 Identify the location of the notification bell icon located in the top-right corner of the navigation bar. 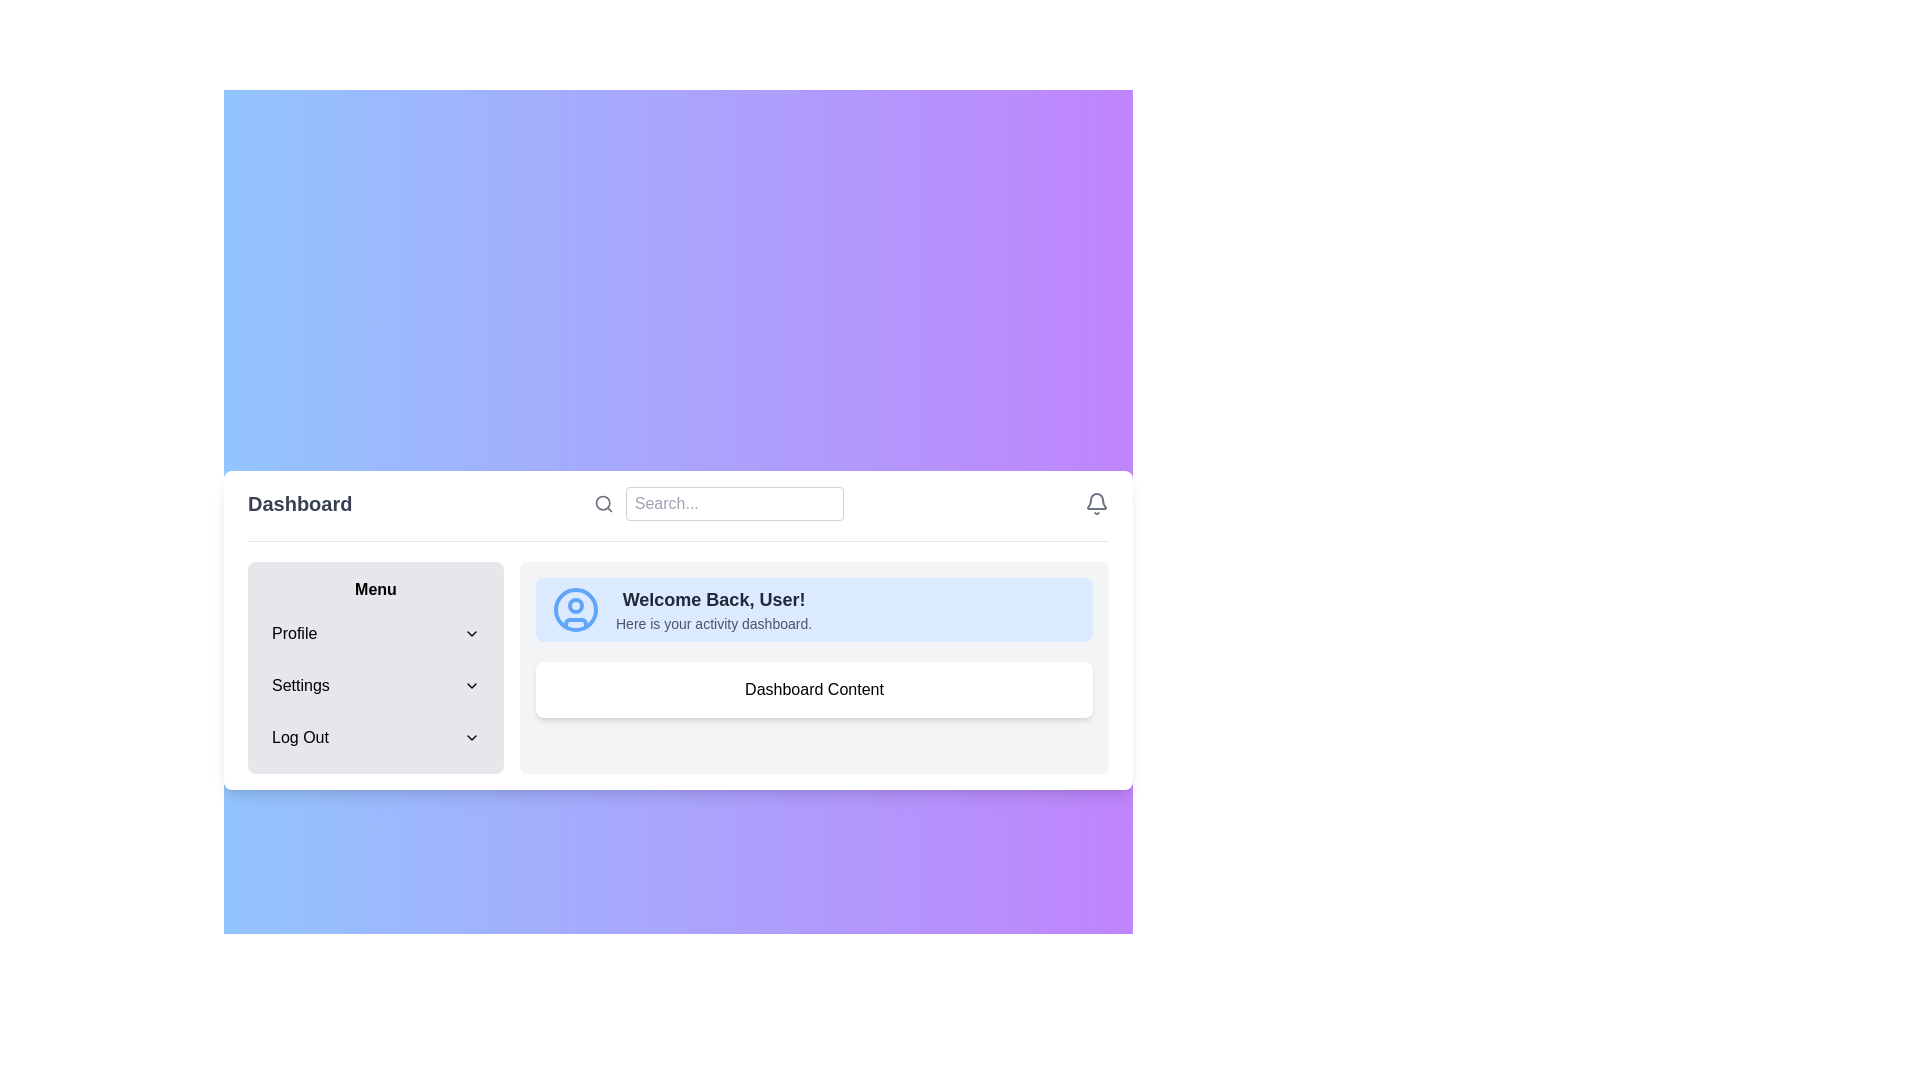
(1096, 502).